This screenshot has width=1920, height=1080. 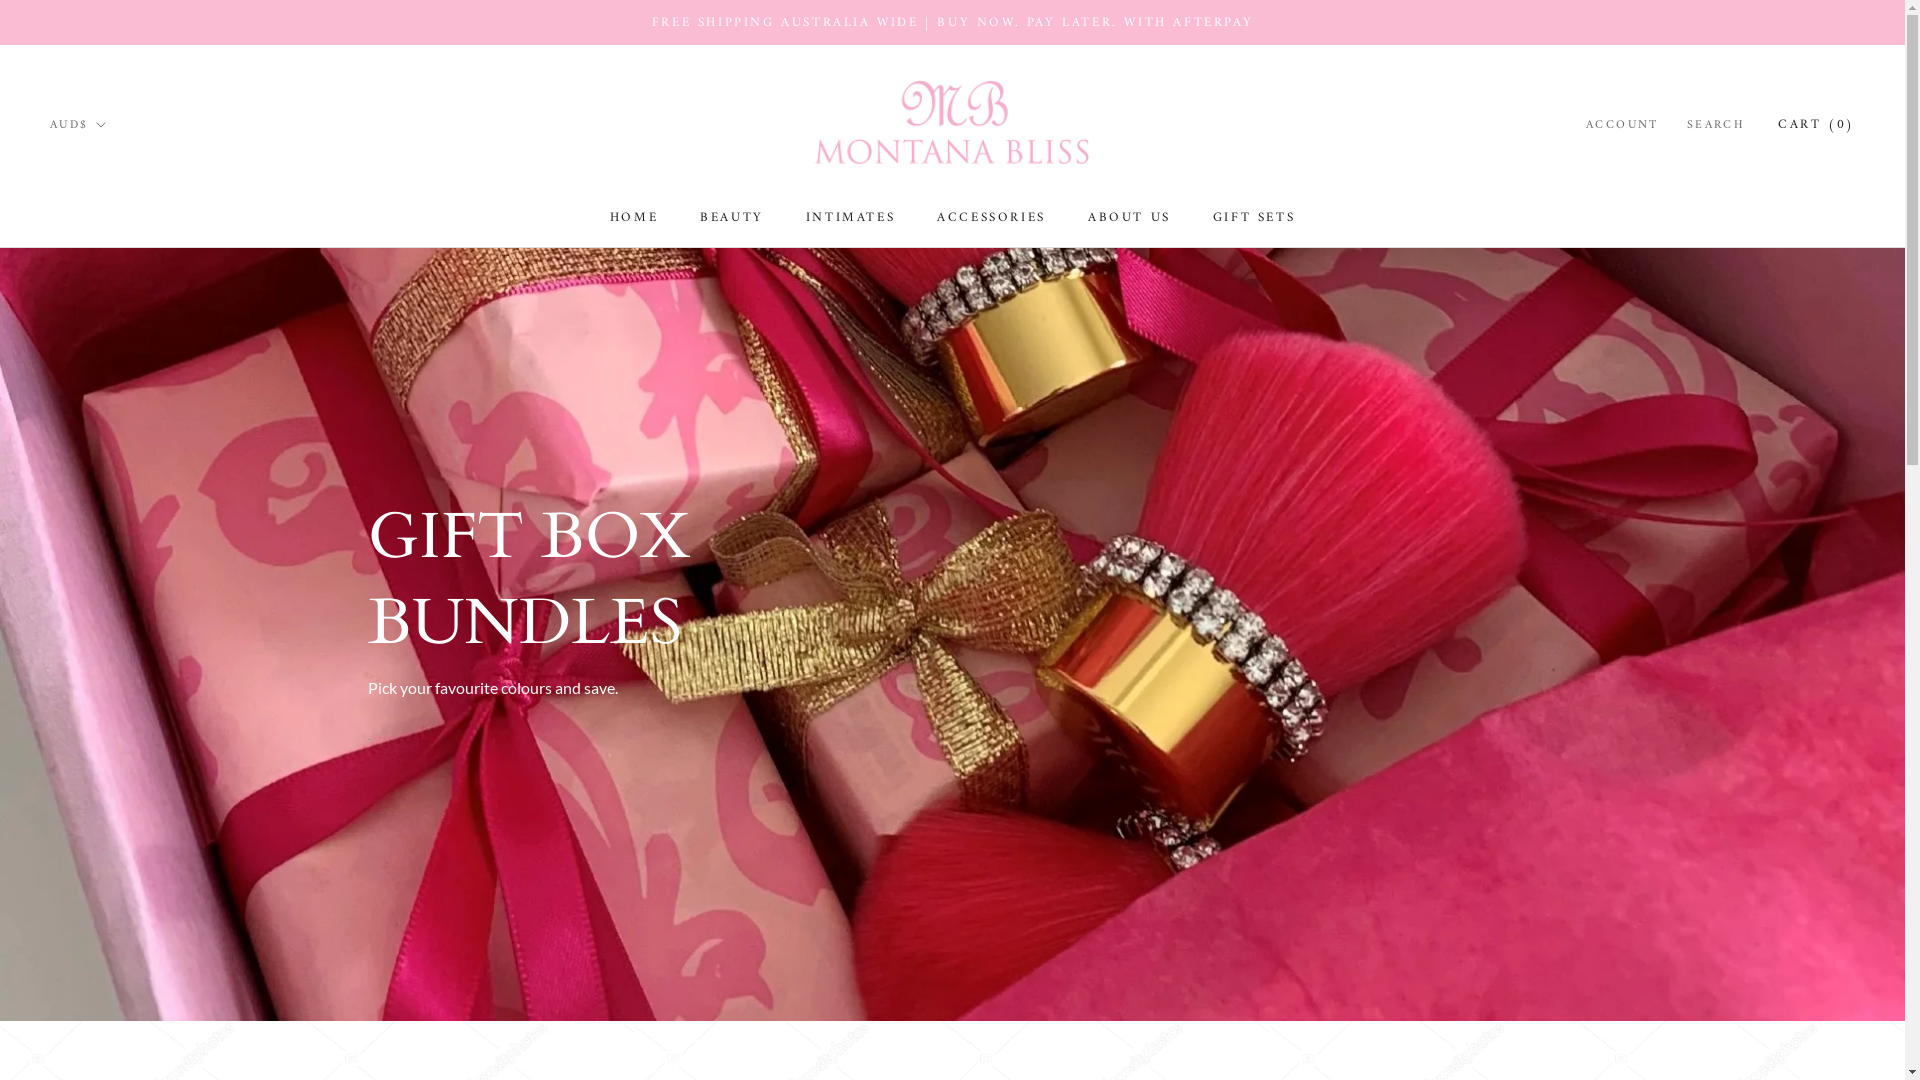 I want to click on 'HOME, so click(x=632, y=217).